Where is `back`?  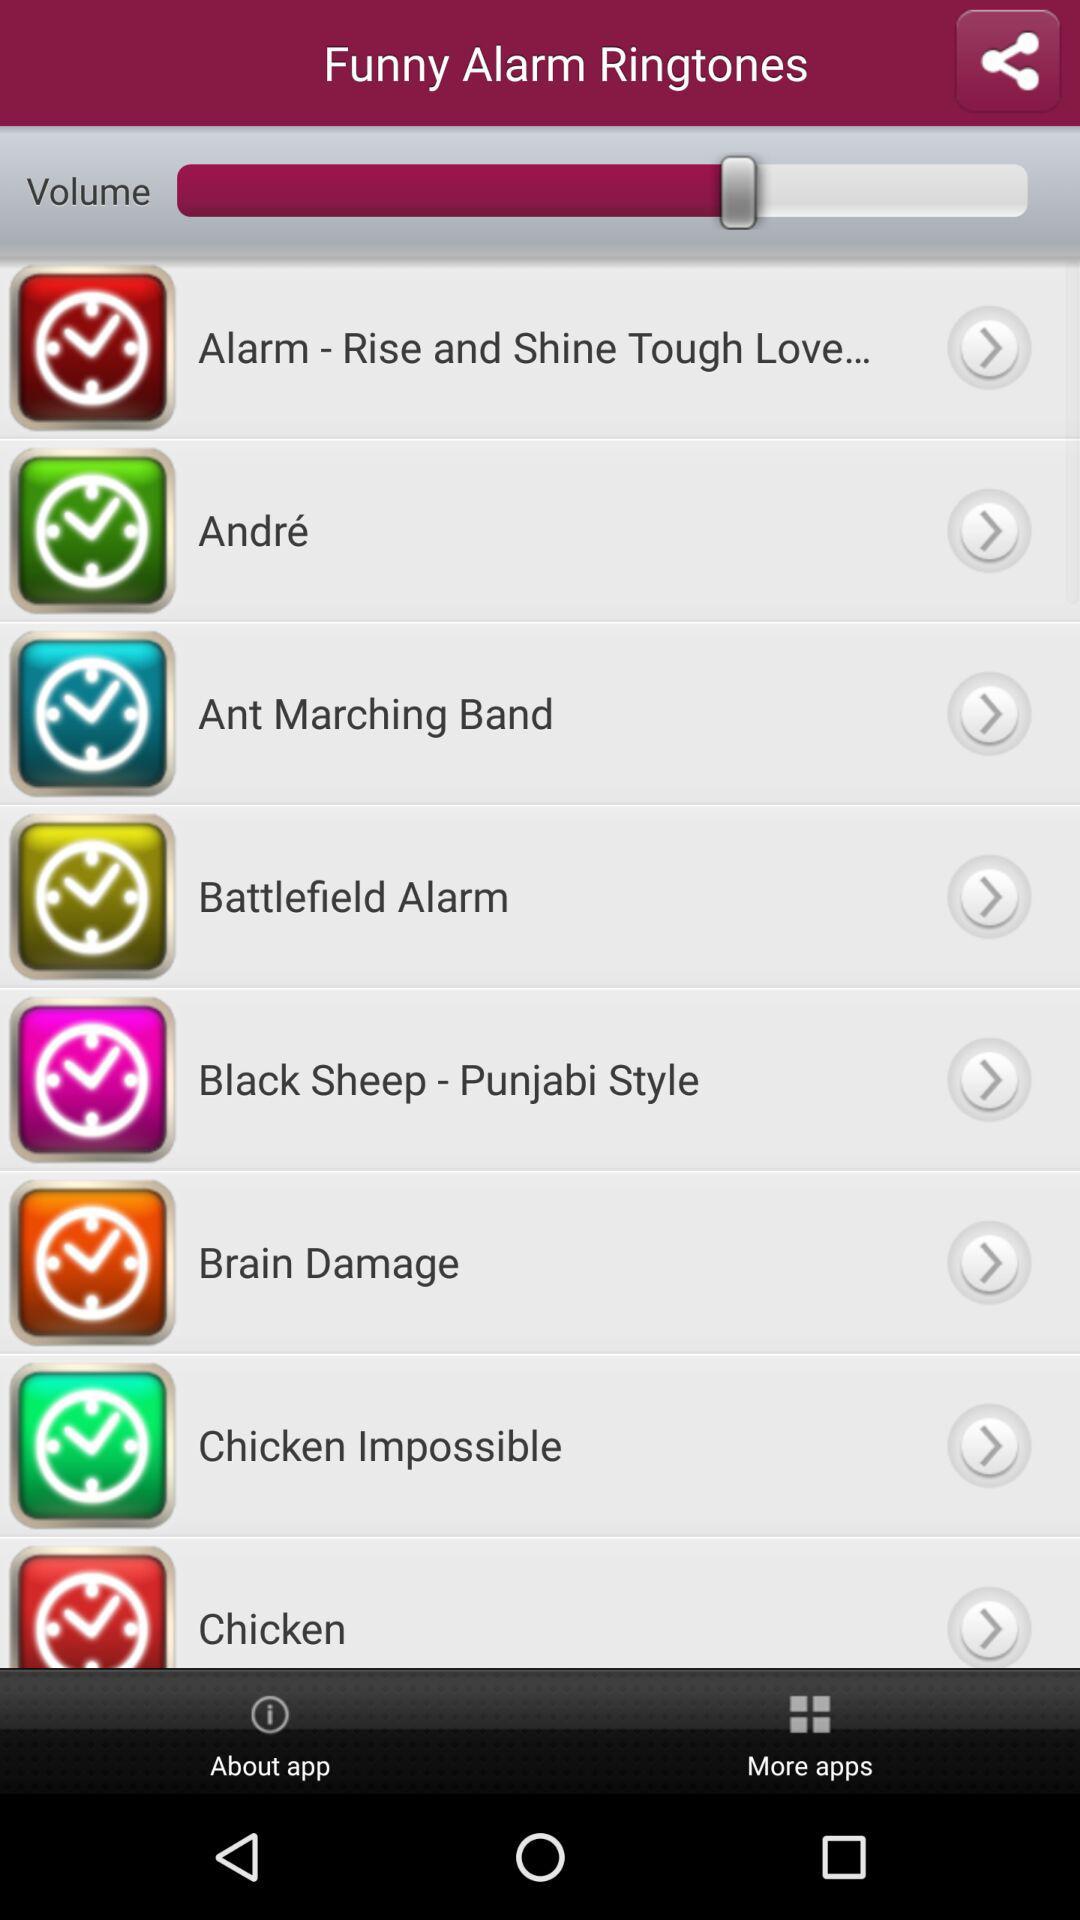 back is located at coordinates (987, 1260).